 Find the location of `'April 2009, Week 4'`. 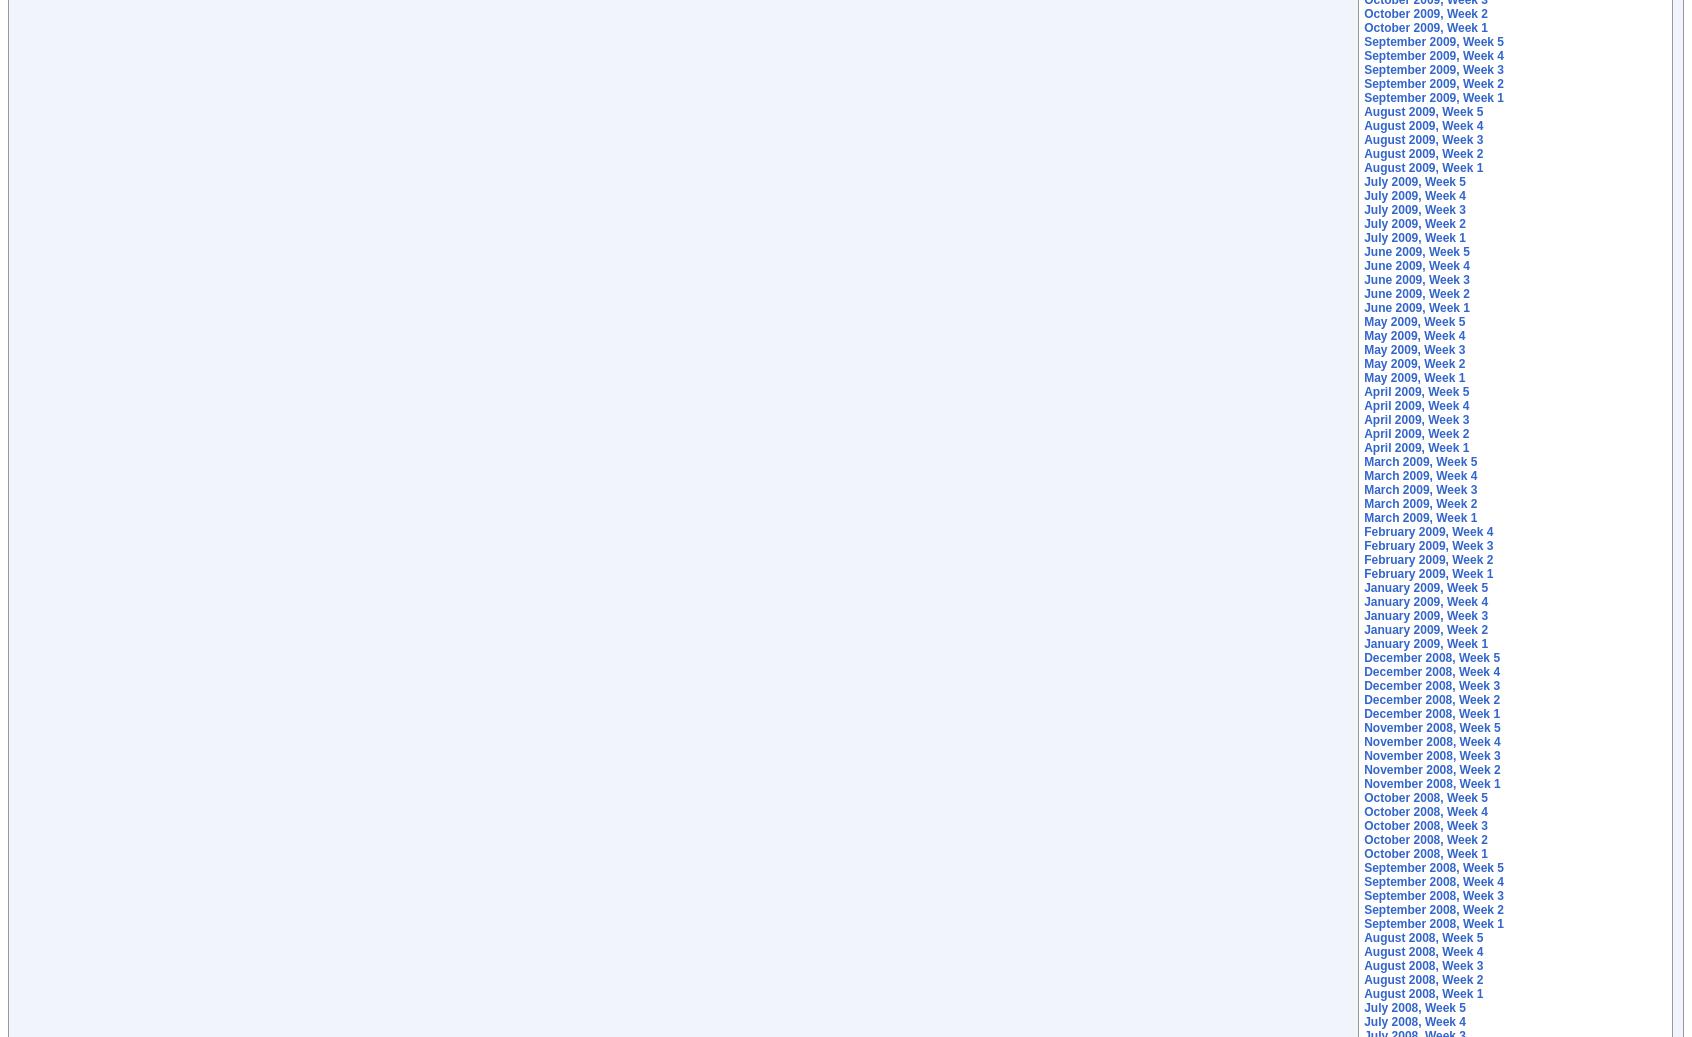

'April 2009, Week 4' is located at coordinates (1363, 404).